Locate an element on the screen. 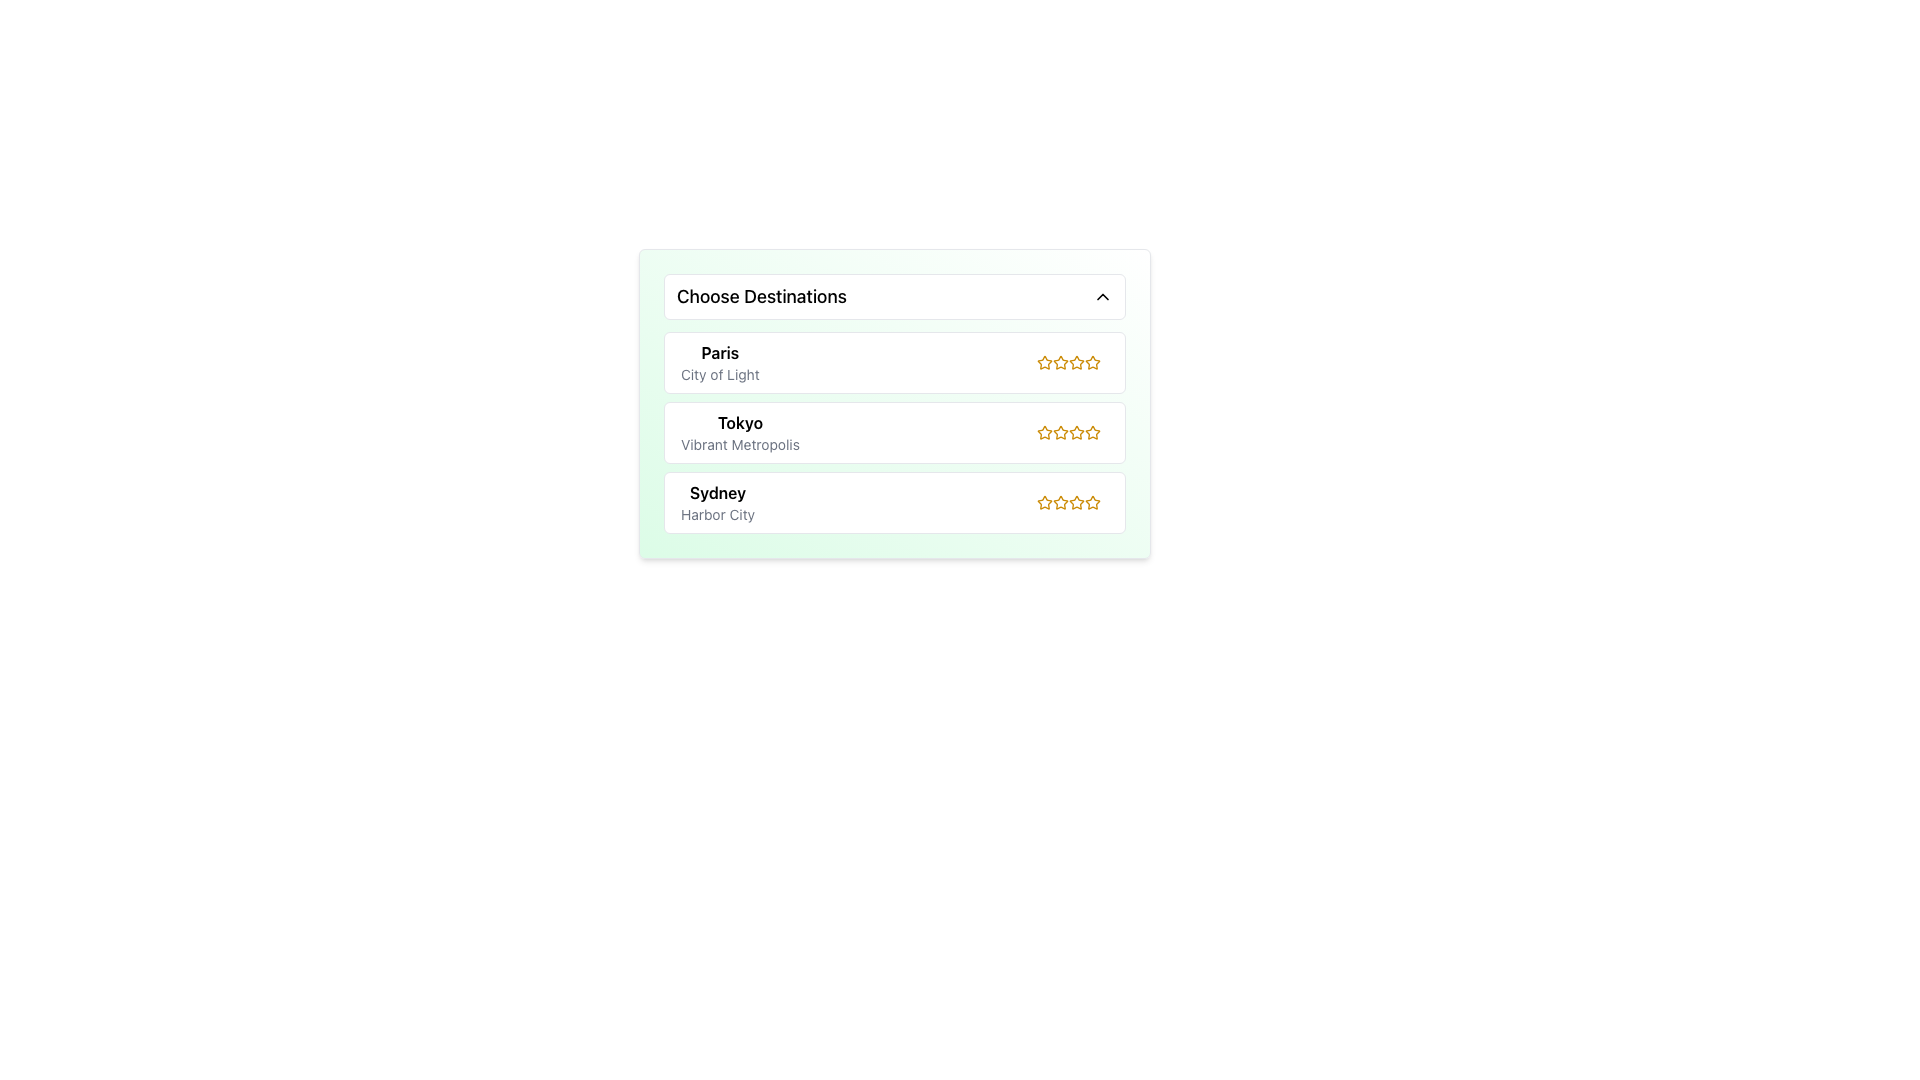 This screenshot has width=1920, height=1080. the Chevron arrow icon located to the far right of the 'Choose Destinations' label is located at coordinates (1102, 297).